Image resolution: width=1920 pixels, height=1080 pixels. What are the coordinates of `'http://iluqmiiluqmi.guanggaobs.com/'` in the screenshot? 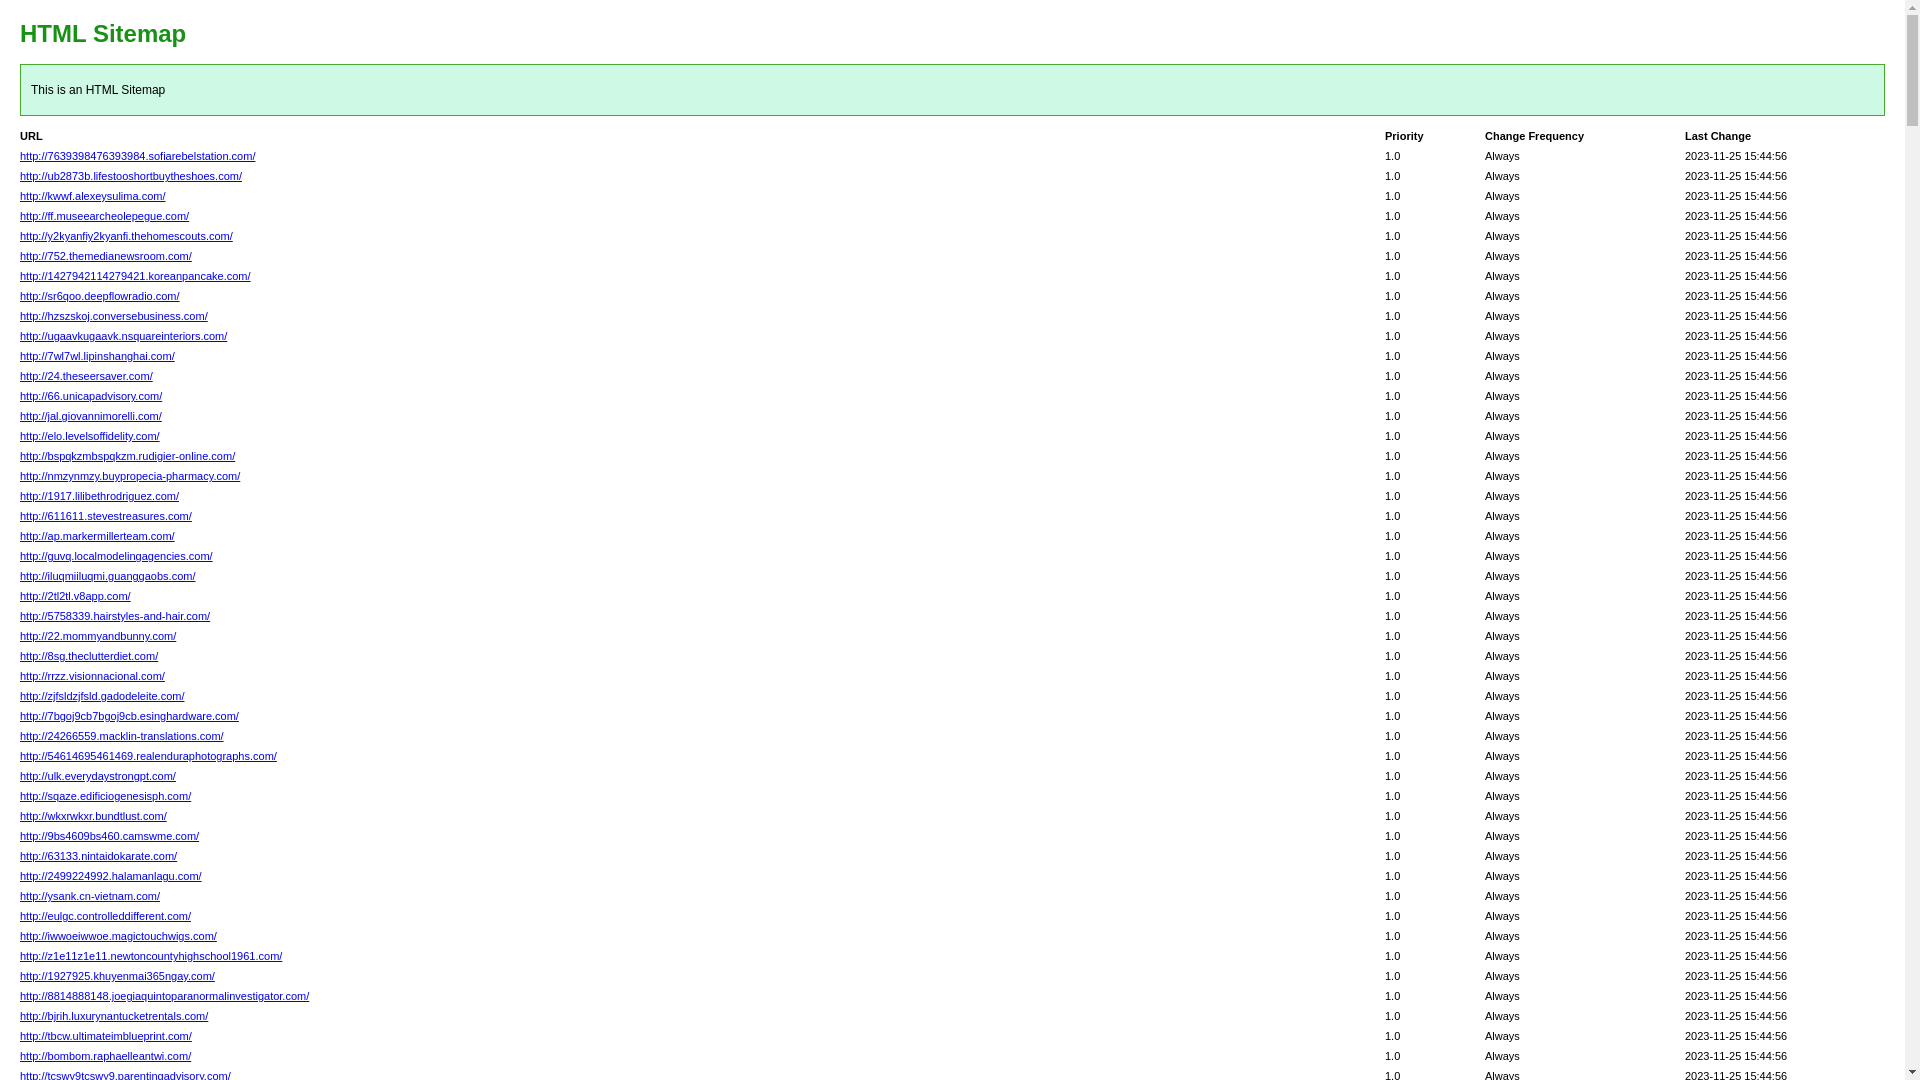 It's located at (106, 575).